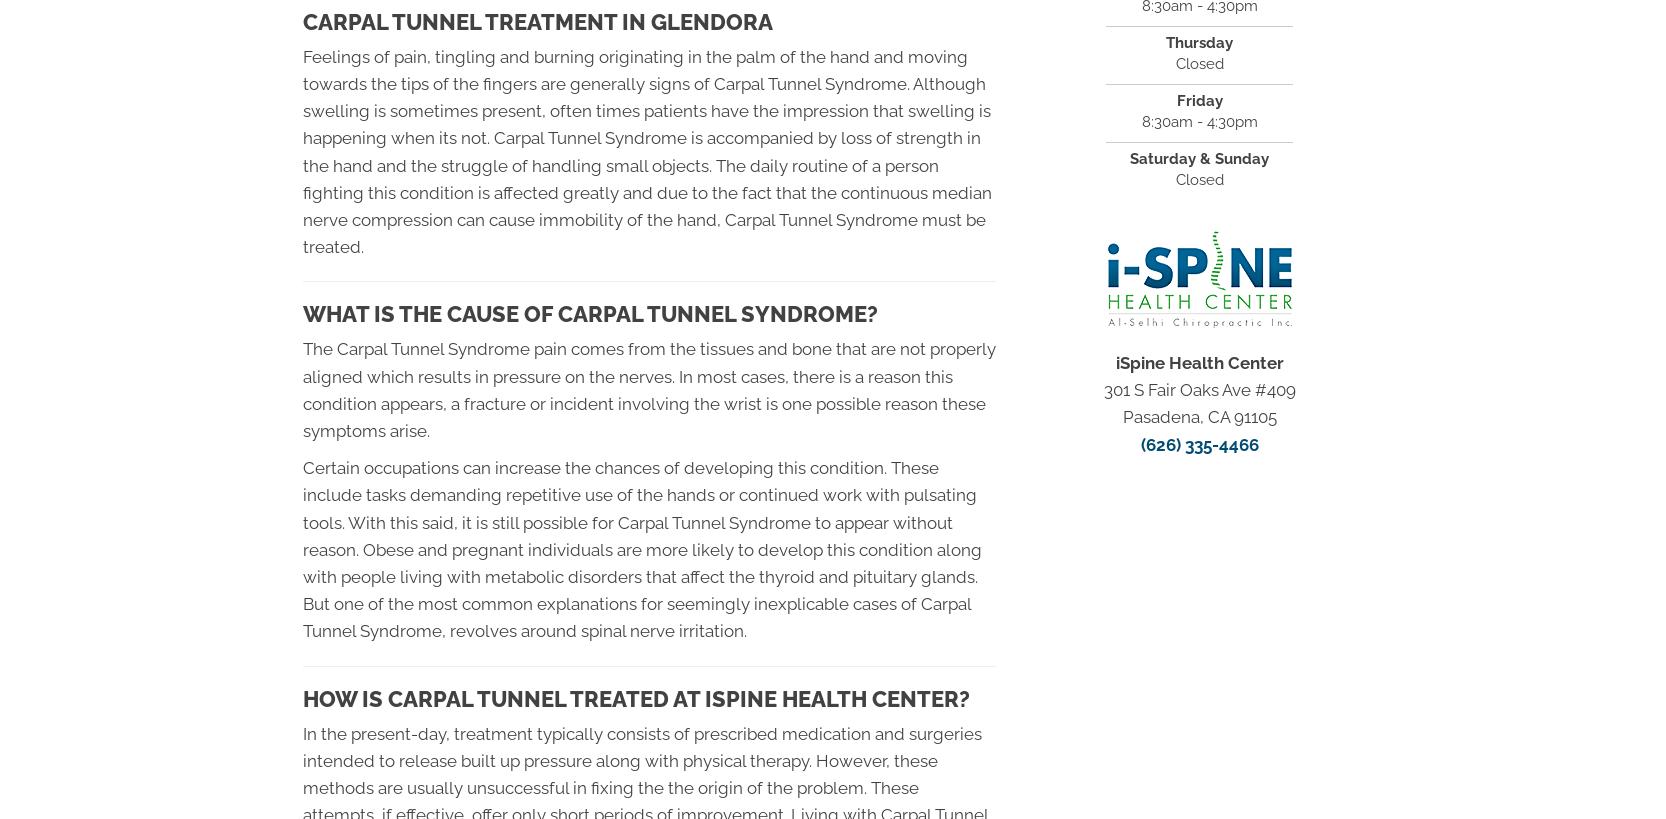 This screenshot has height=819, width=1666. Describe the element at coordinates (1199, 41) in the screenshot. I see `'Thursday'` at that location.